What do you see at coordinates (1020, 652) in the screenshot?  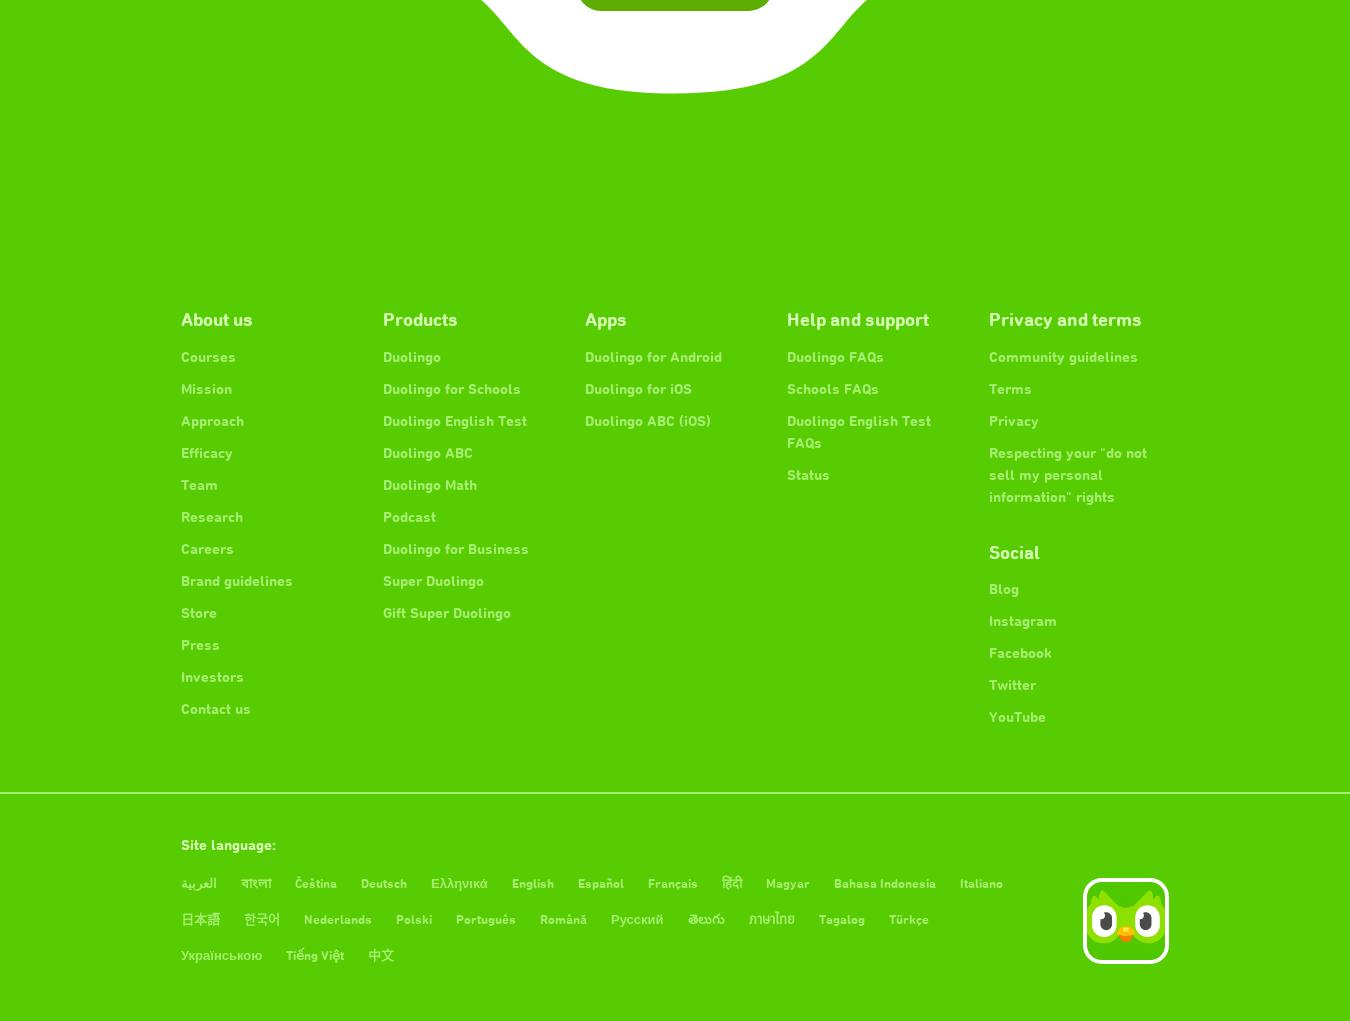 I see `'Facebook'` at bounding box center [1020, 652].